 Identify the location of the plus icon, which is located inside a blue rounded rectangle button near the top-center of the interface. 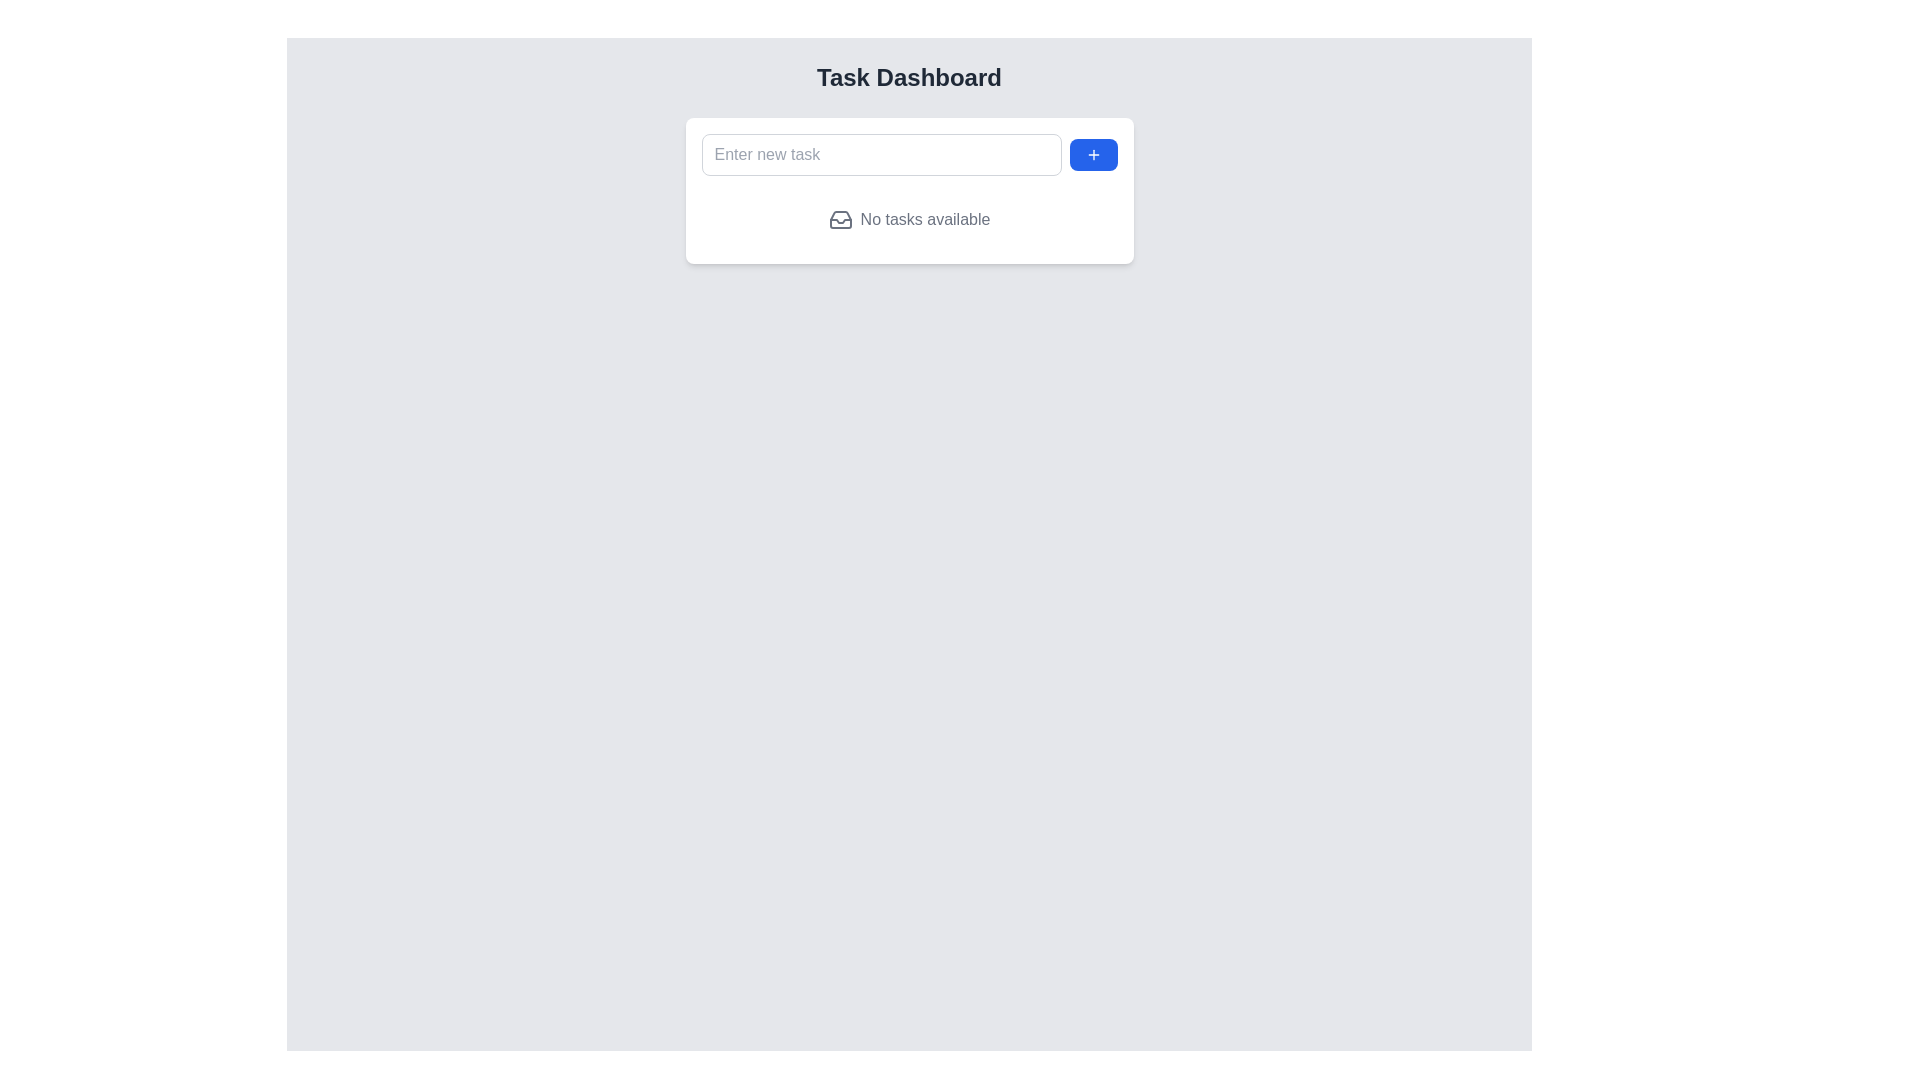
(1092, 153).